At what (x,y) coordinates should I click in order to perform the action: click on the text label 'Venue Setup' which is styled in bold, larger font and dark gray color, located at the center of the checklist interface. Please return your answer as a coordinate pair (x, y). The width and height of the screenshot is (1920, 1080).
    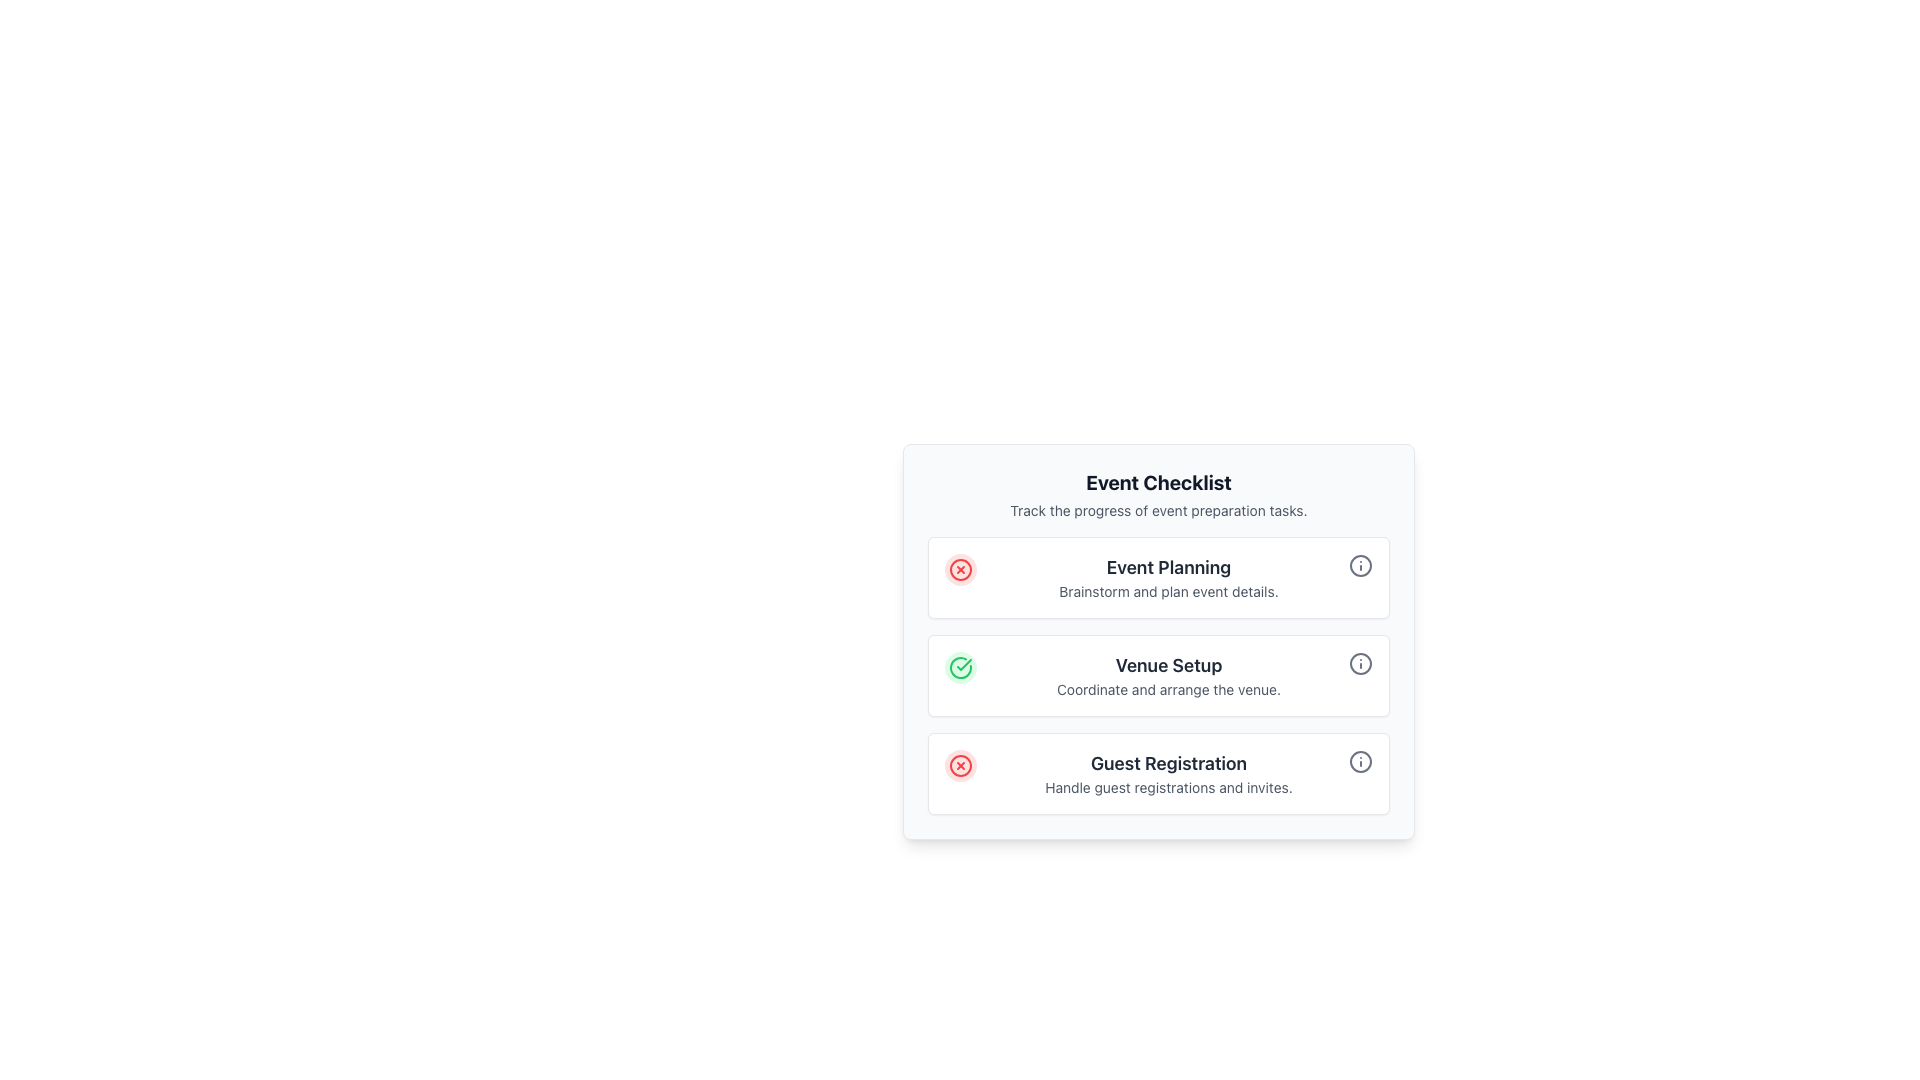
    Looking at the image, I should click on (1169, 666).